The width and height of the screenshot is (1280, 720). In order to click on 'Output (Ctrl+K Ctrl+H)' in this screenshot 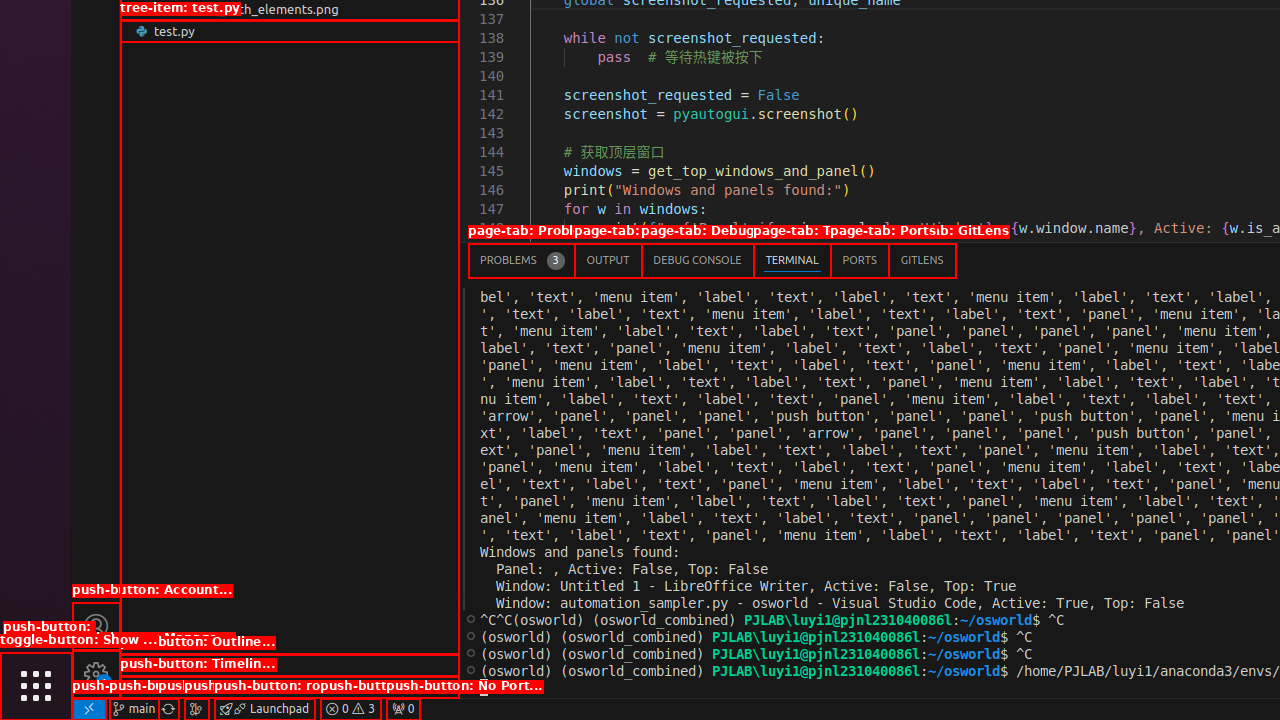, I will do `click(607, 259)`.